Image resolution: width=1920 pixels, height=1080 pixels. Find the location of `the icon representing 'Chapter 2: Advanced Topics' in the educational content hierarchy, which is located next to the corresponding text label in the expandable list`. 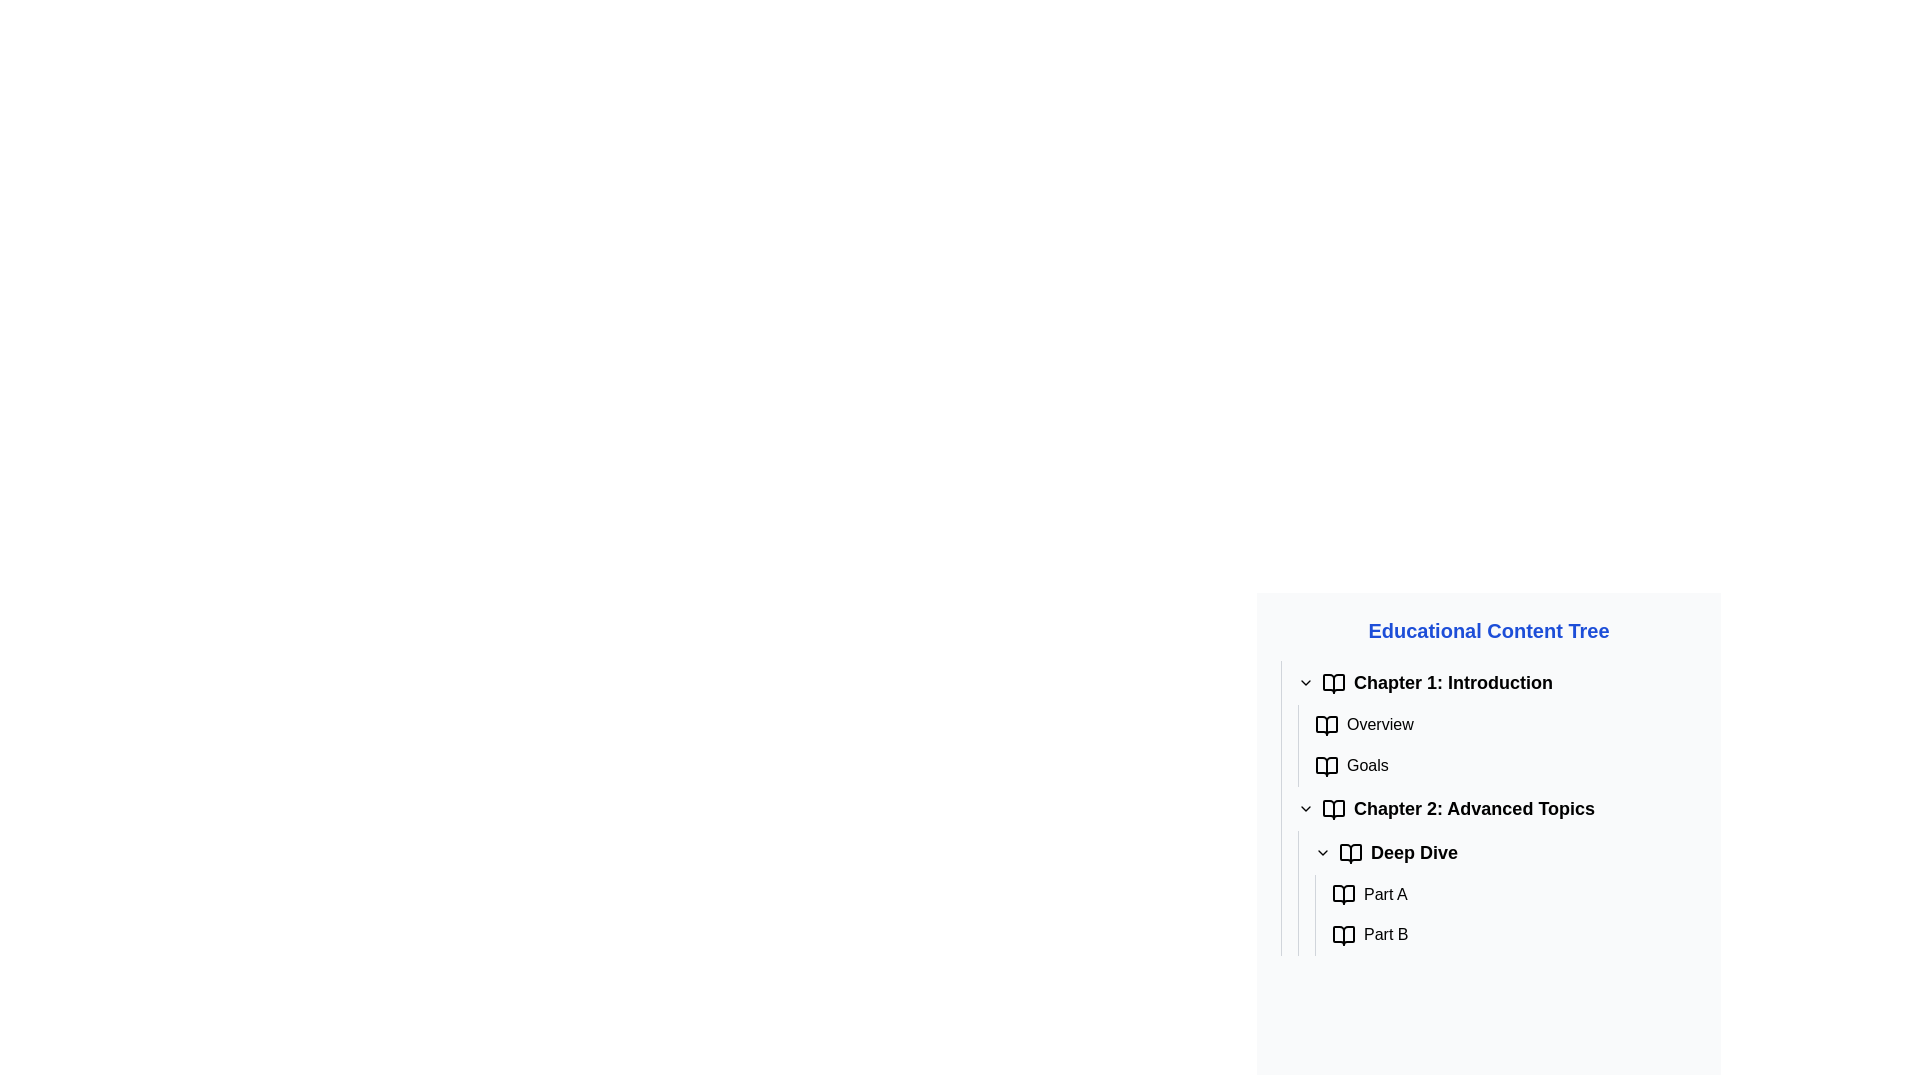

the icon representing 'Chapter 2: Advanced Topics' in the educational content hierarchy, which is located next to the corresponding text label in the expandable list is located at coordinates (1334, 808).